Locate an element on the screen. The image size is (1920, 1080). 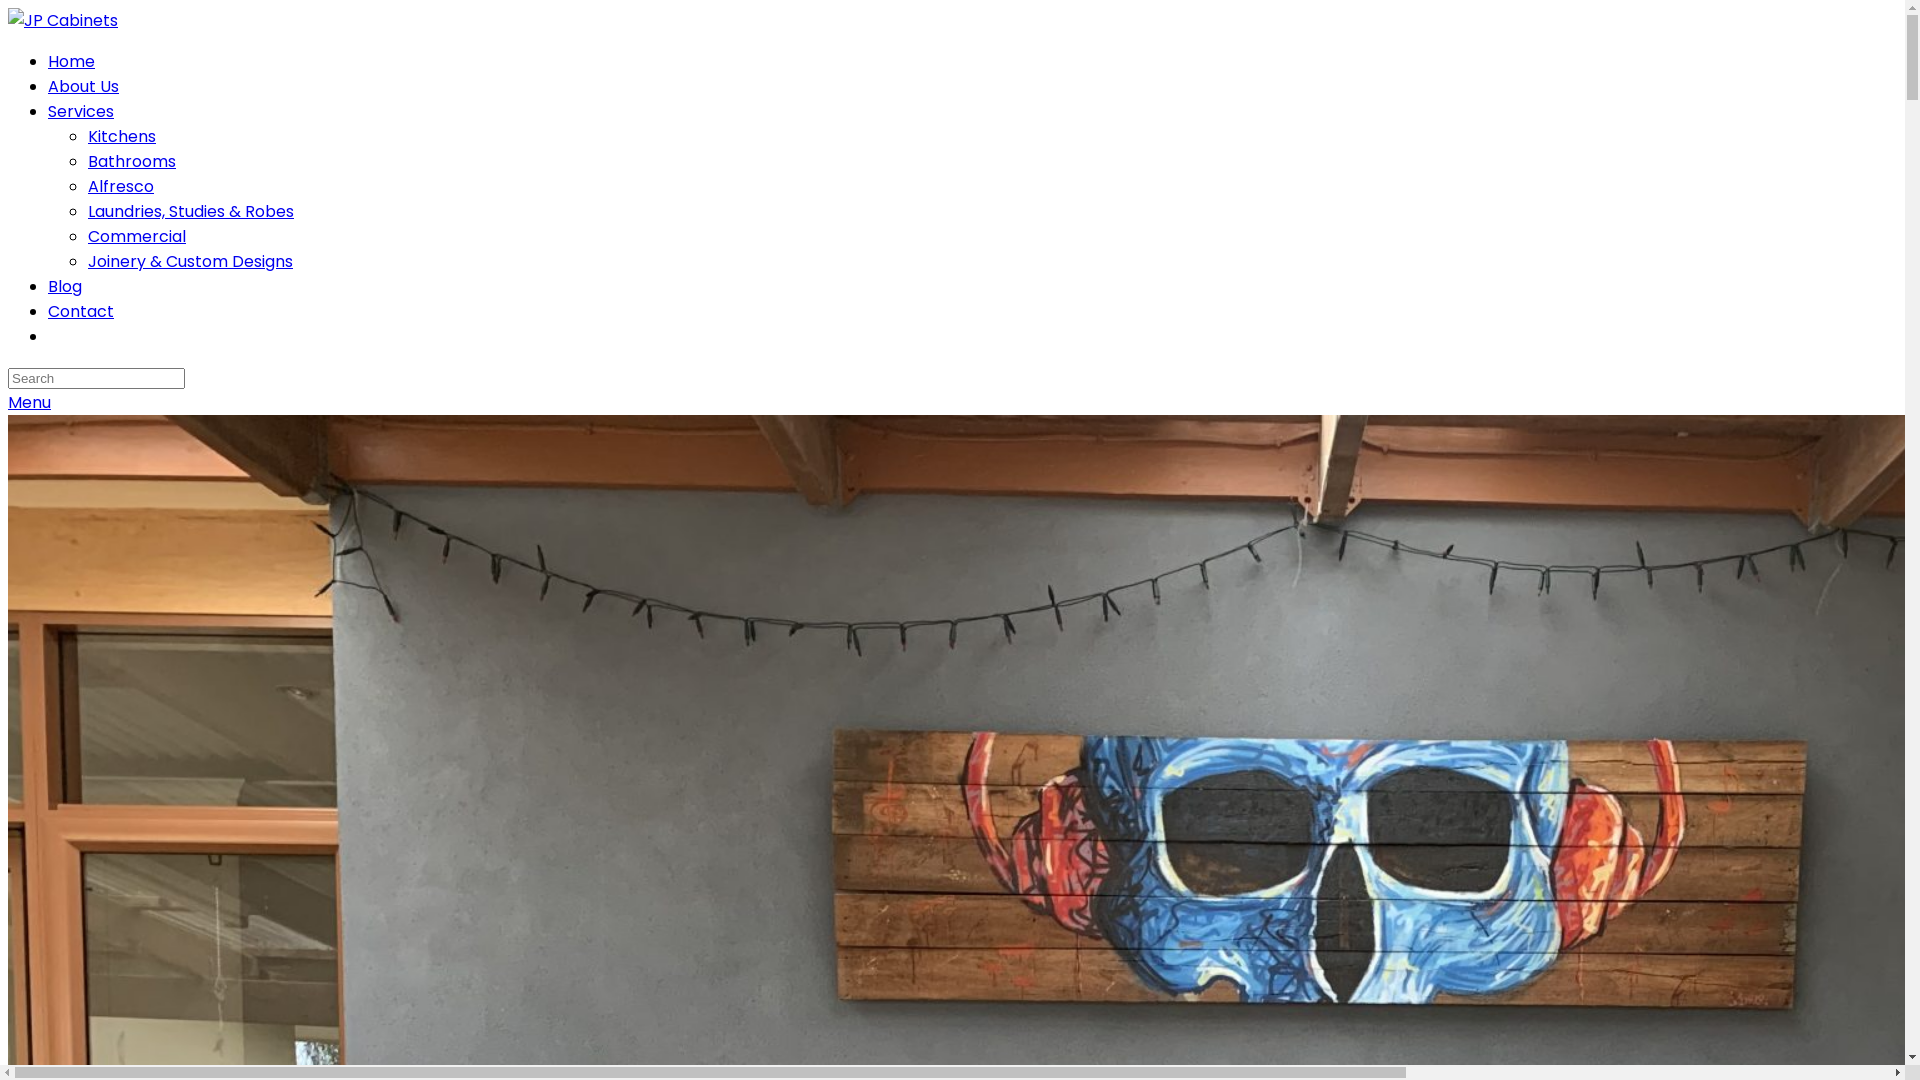
'Blog' is located at coordinates (48, 286).